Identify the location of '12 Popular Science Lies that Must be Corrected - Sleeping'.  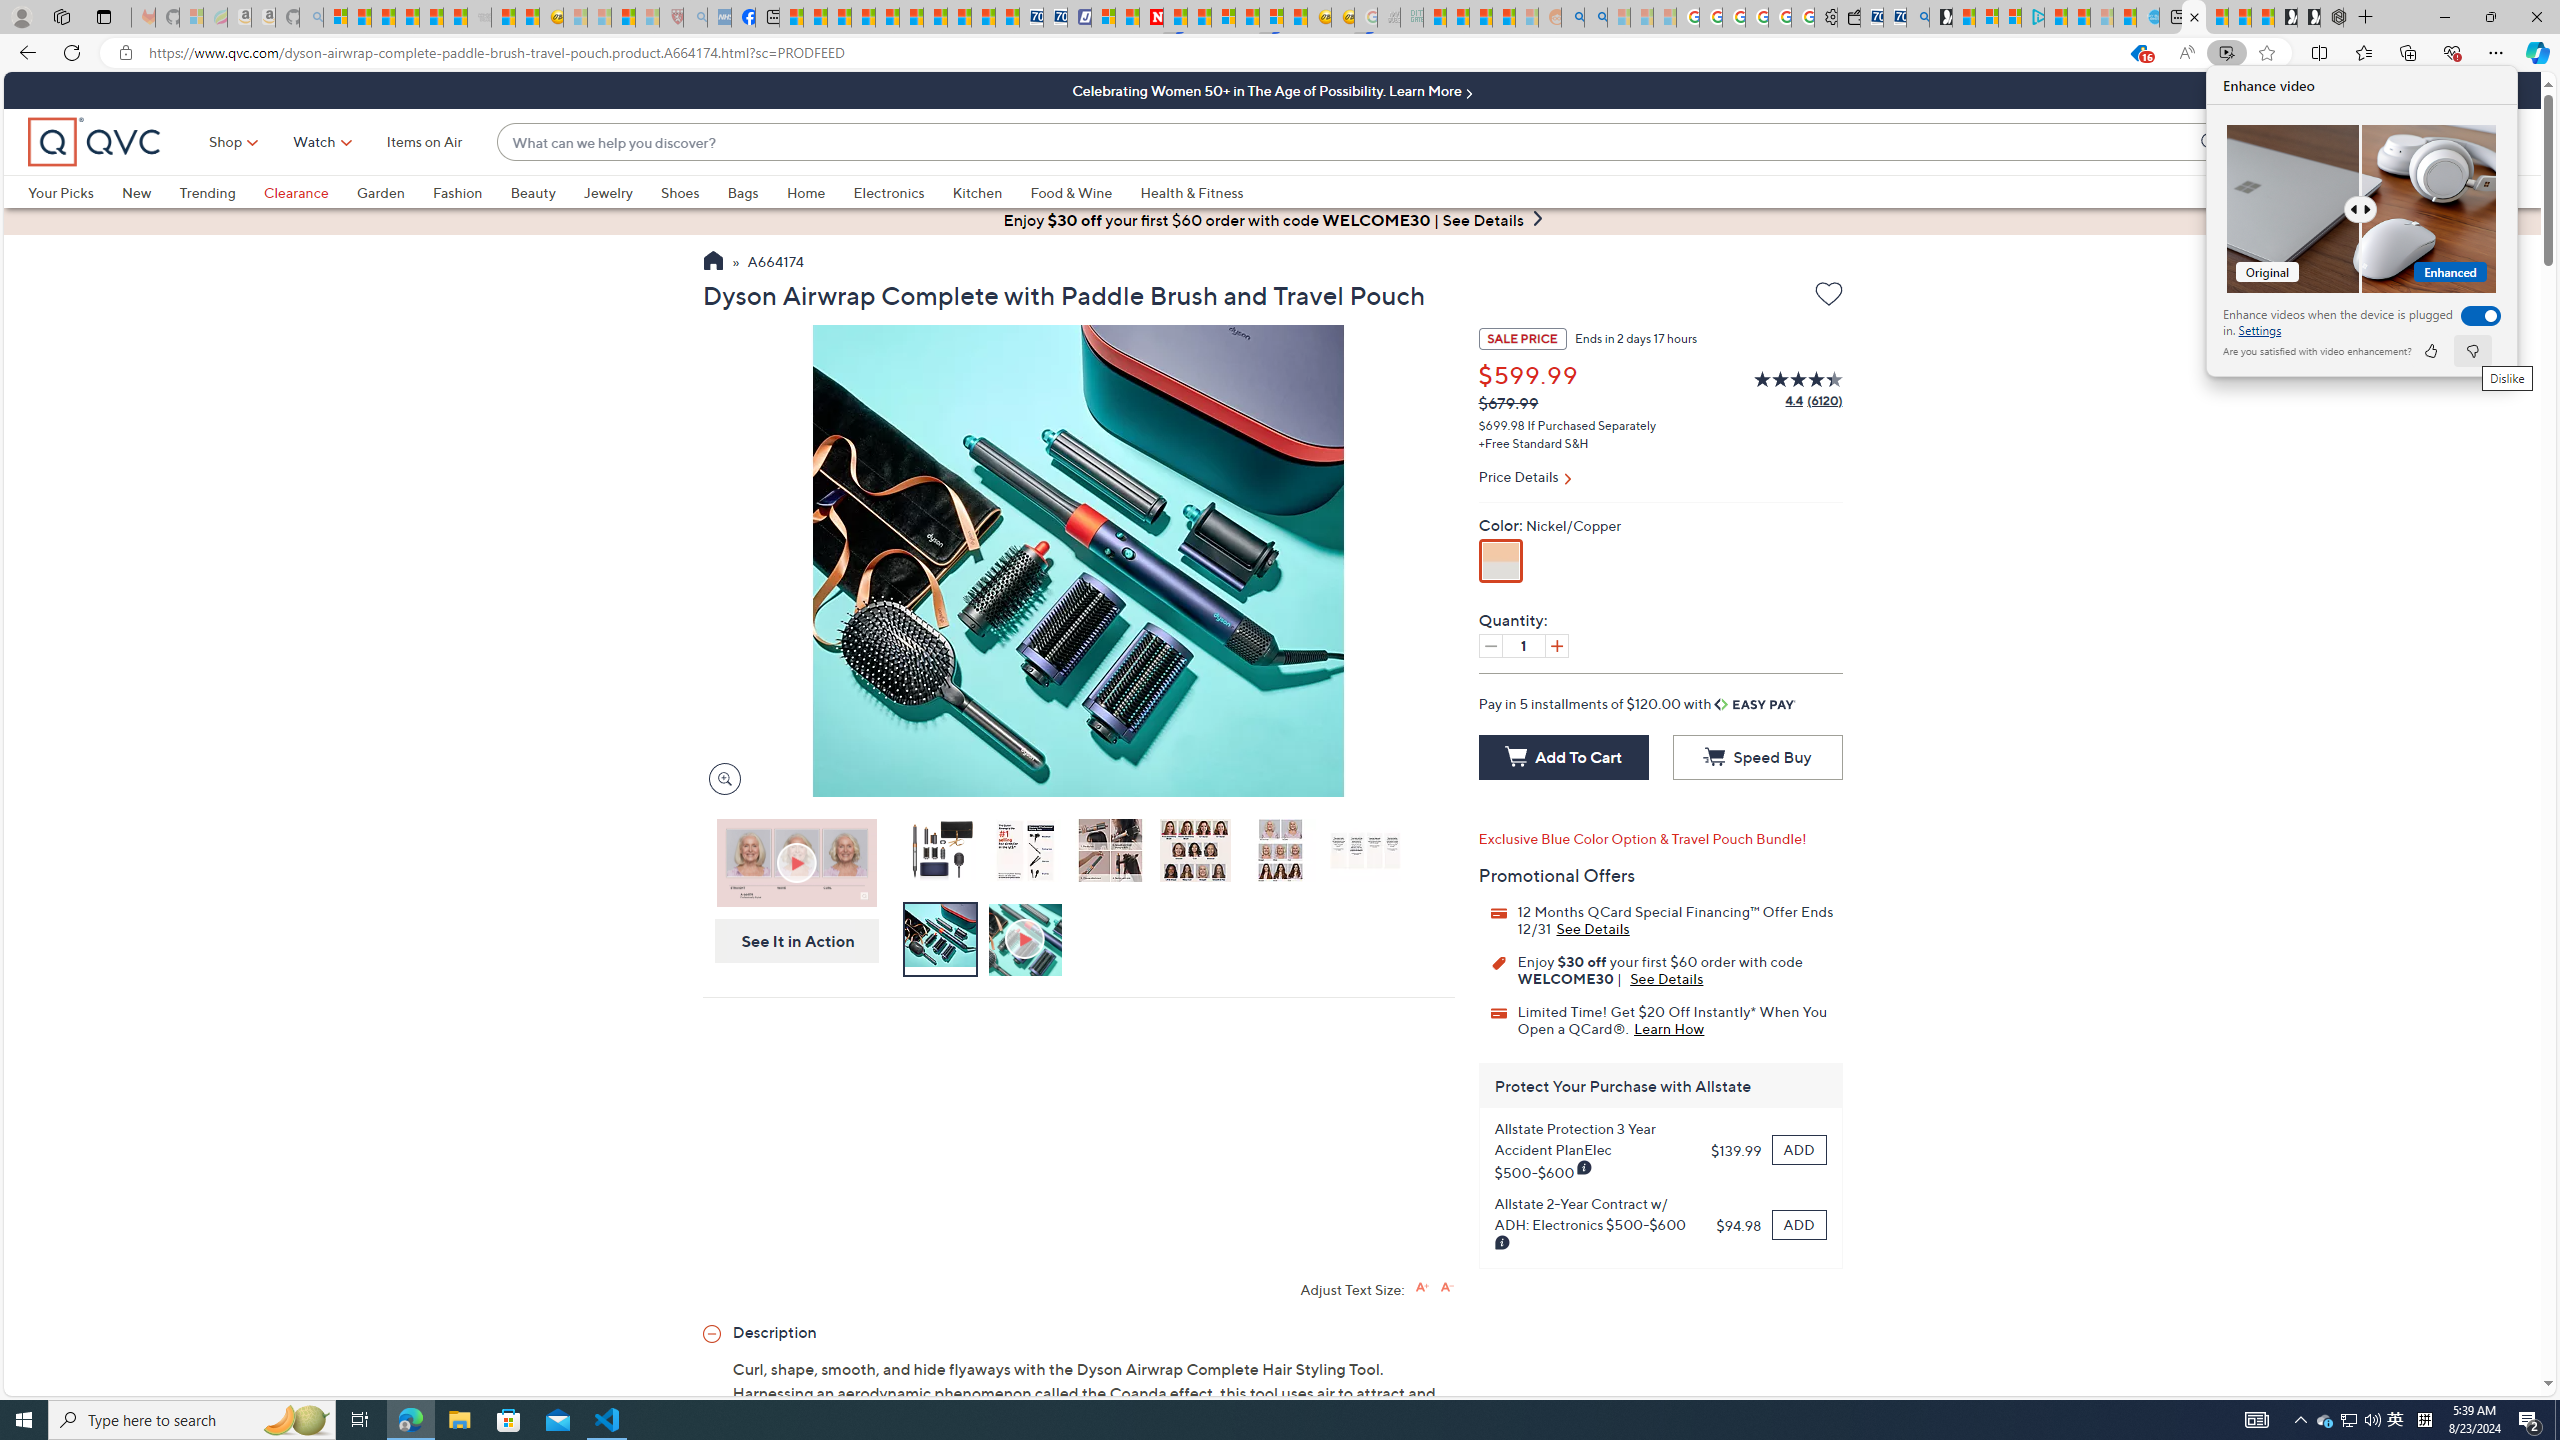
(647, 16).